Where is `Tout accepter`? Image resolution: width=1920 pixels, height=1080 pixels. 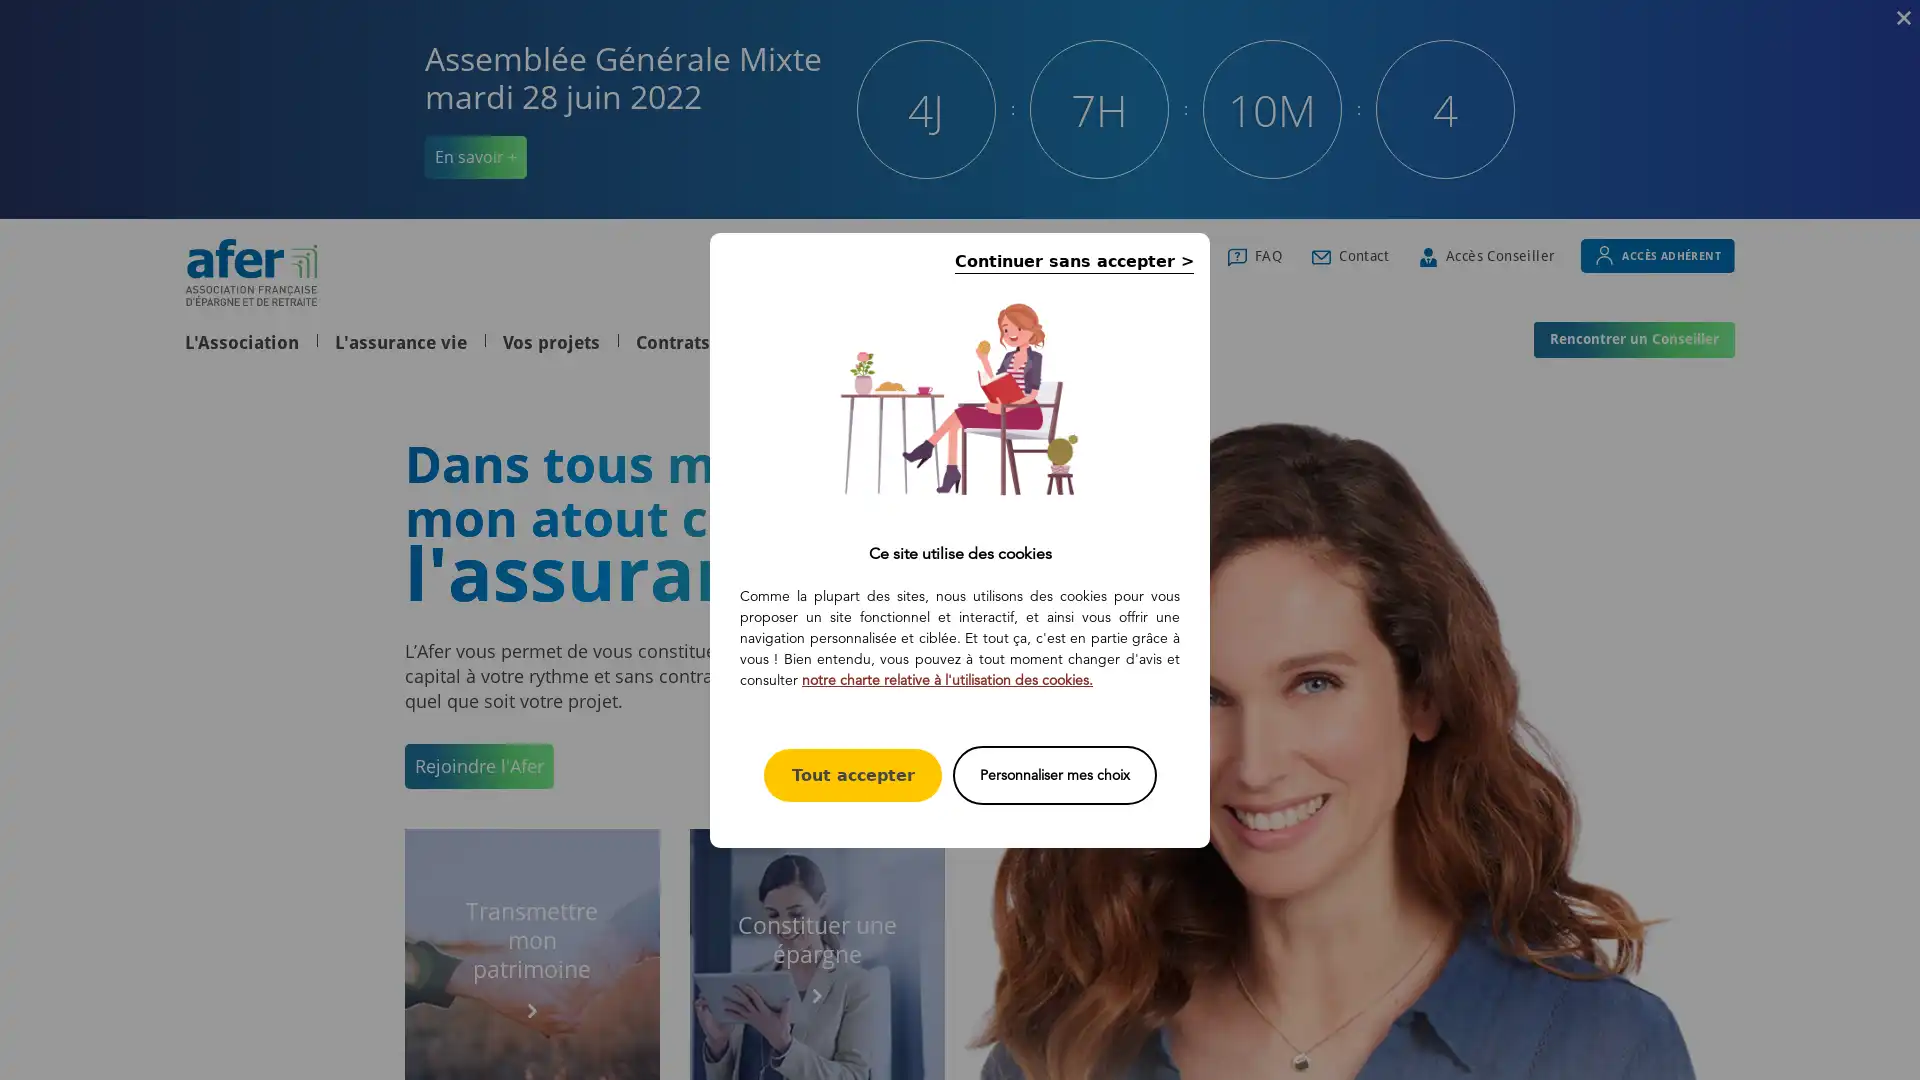
Tout accepter is located at coordinates (853, 773).